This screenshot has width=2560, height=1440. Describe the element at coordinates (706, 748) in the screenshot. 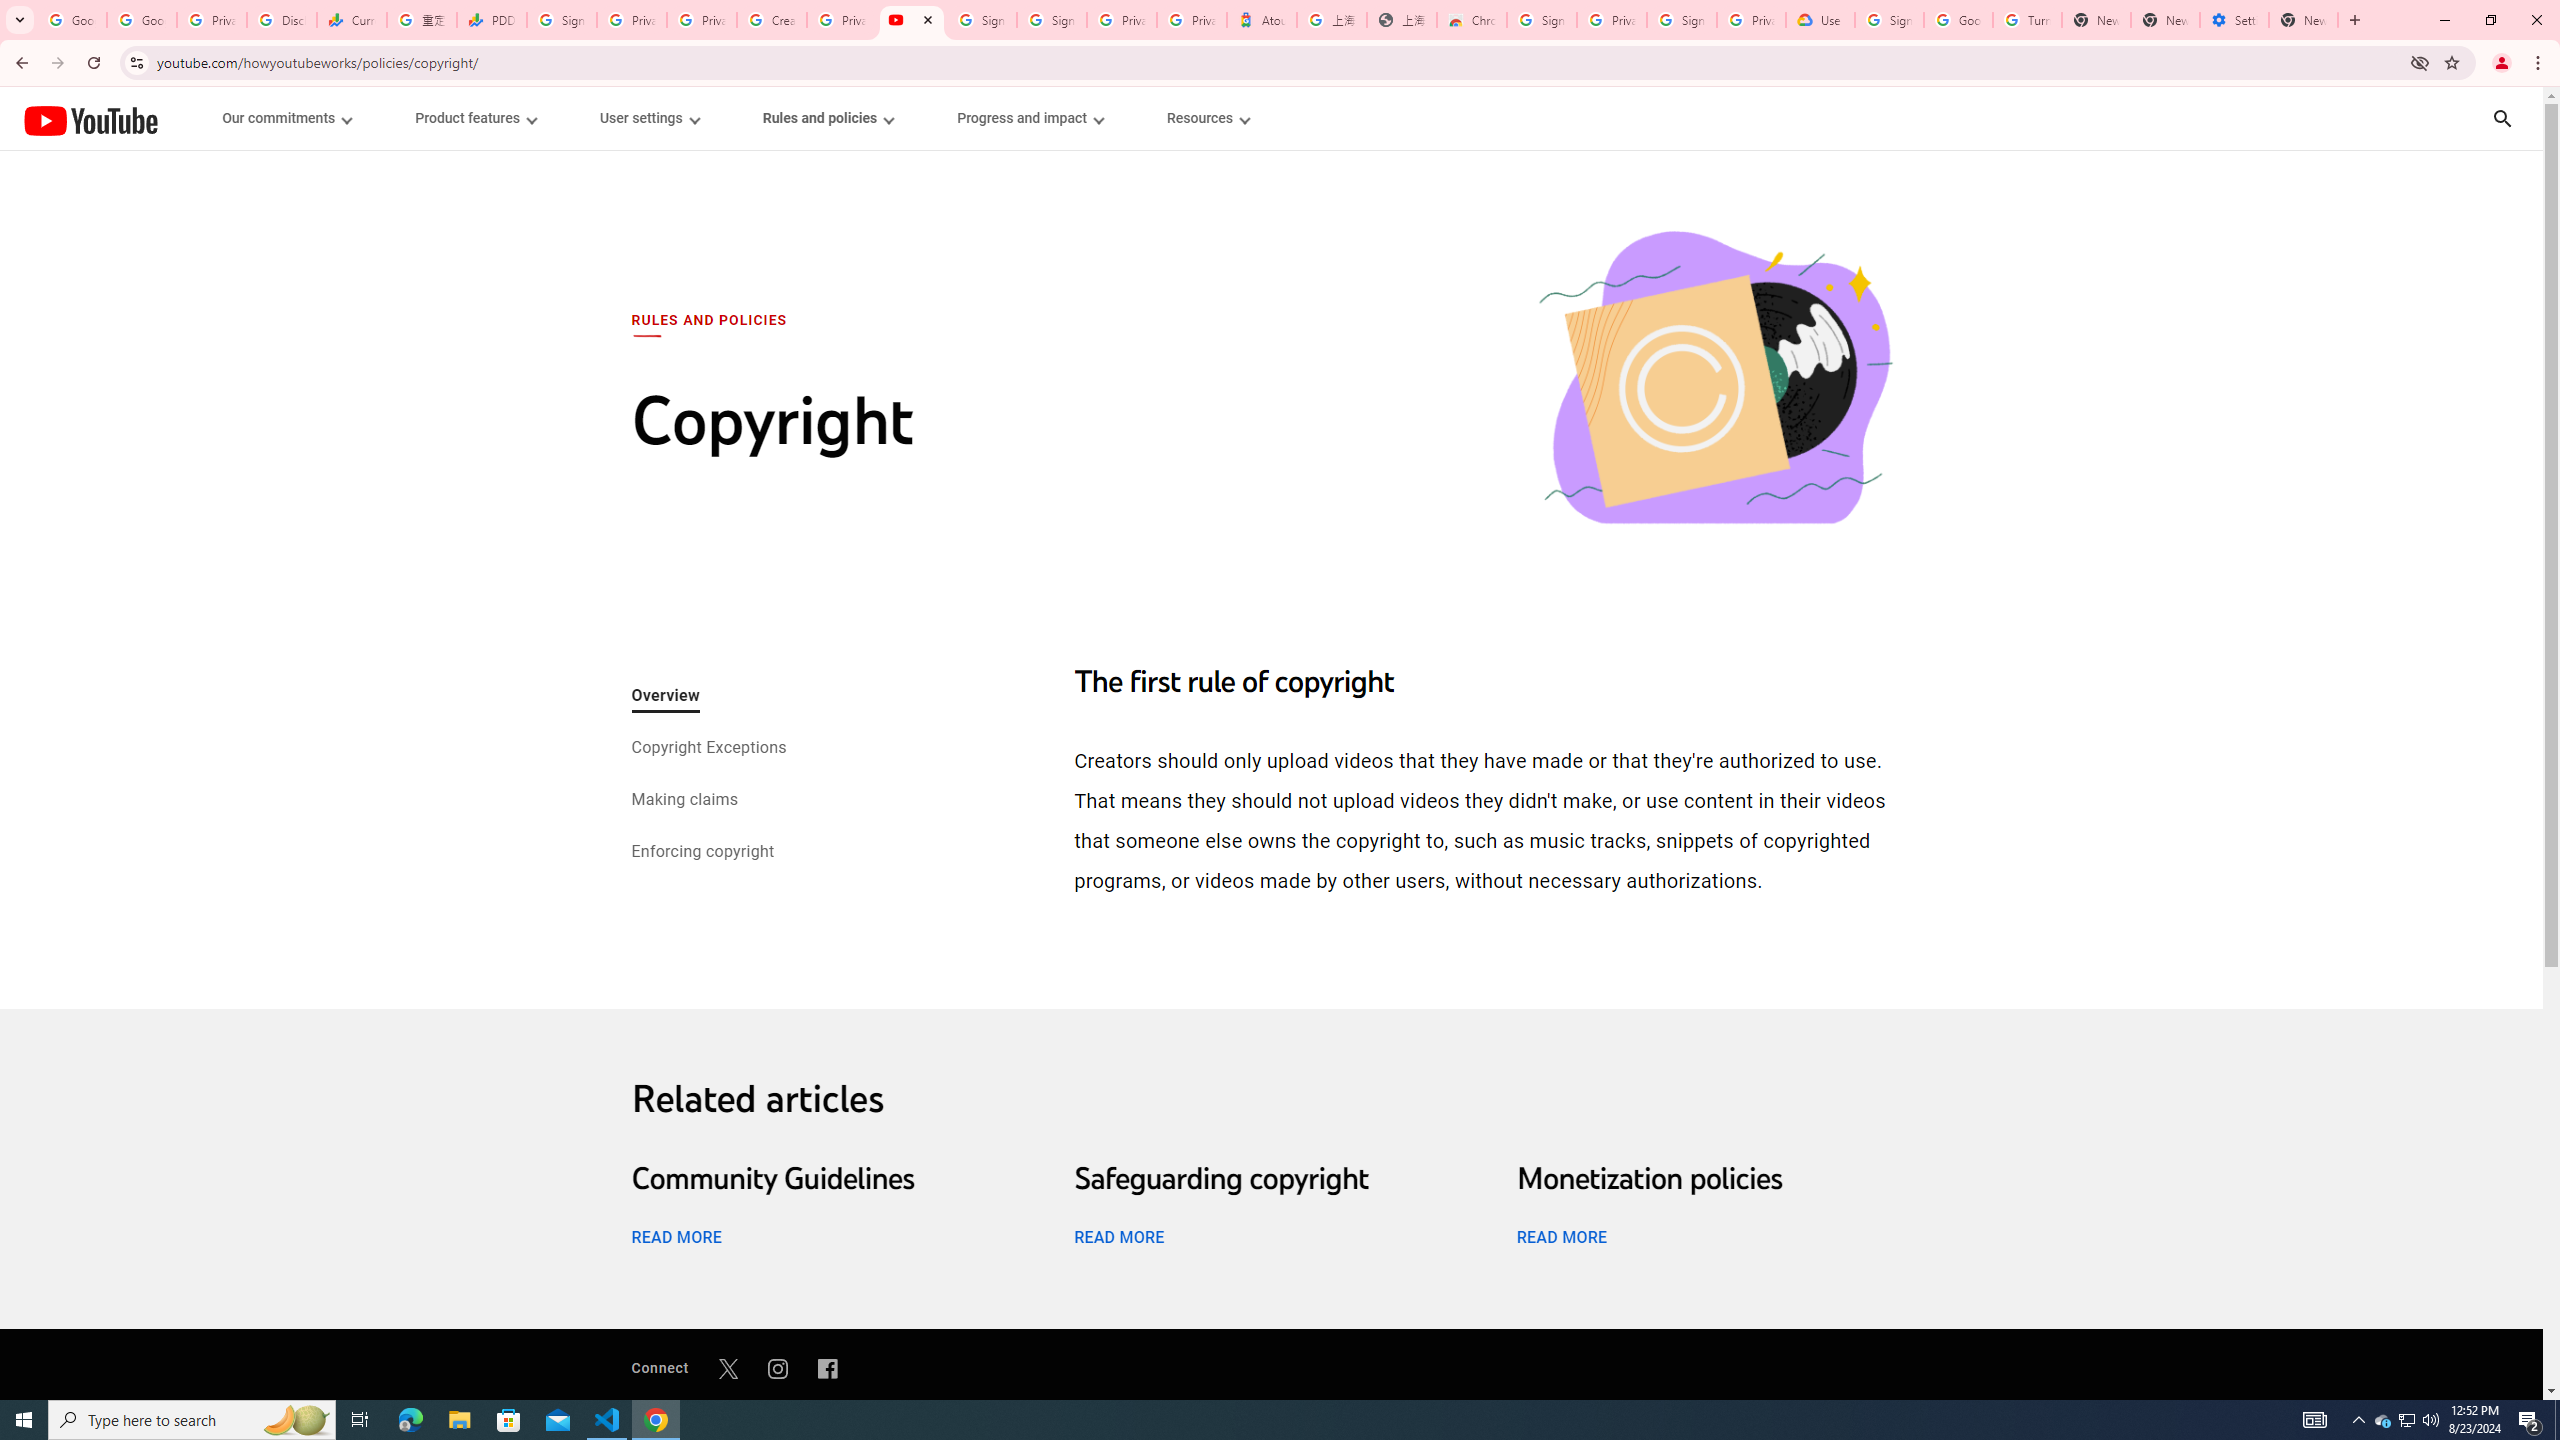

I see `'Copyright Exceptions'` at that location.